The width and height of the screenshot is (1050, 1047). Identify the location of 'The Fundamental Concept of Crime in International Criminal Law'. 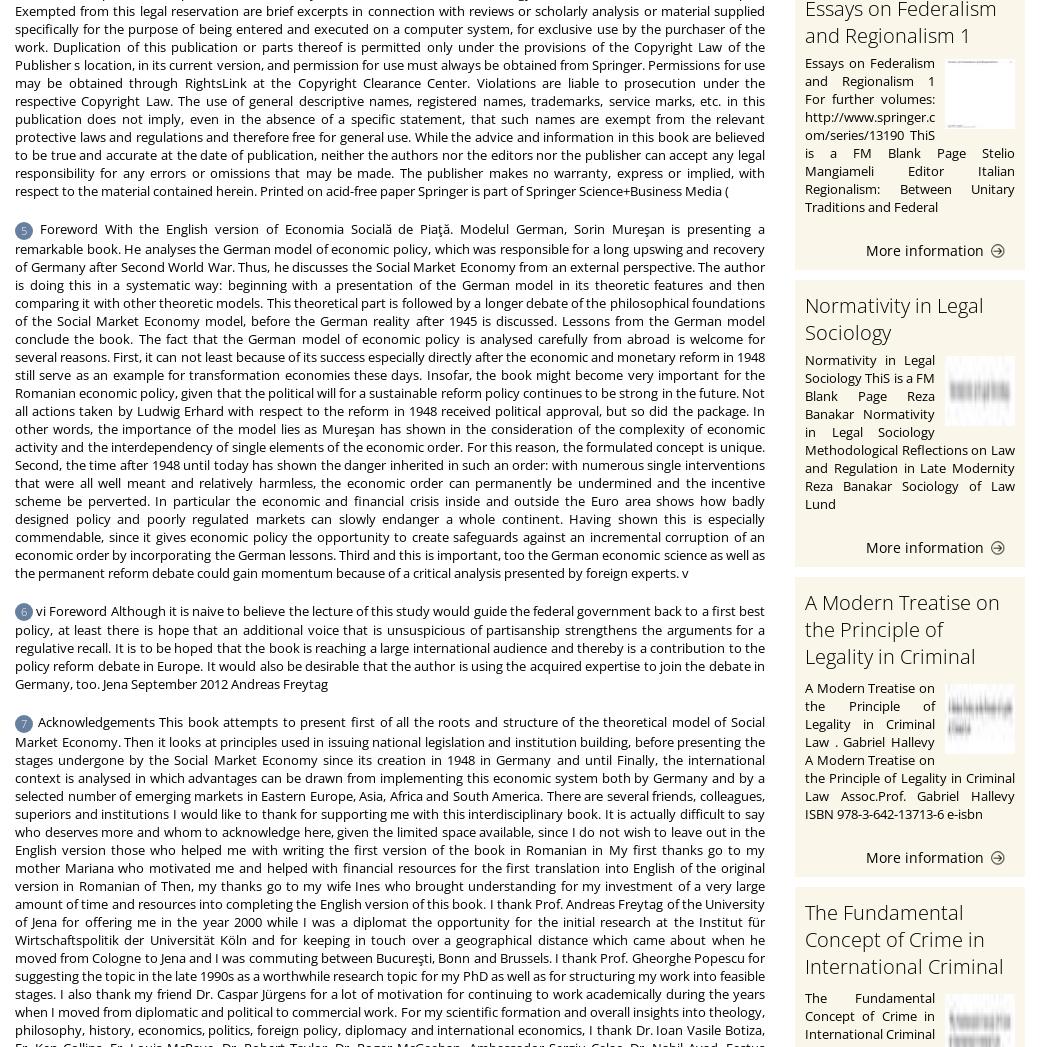
(904, 951).